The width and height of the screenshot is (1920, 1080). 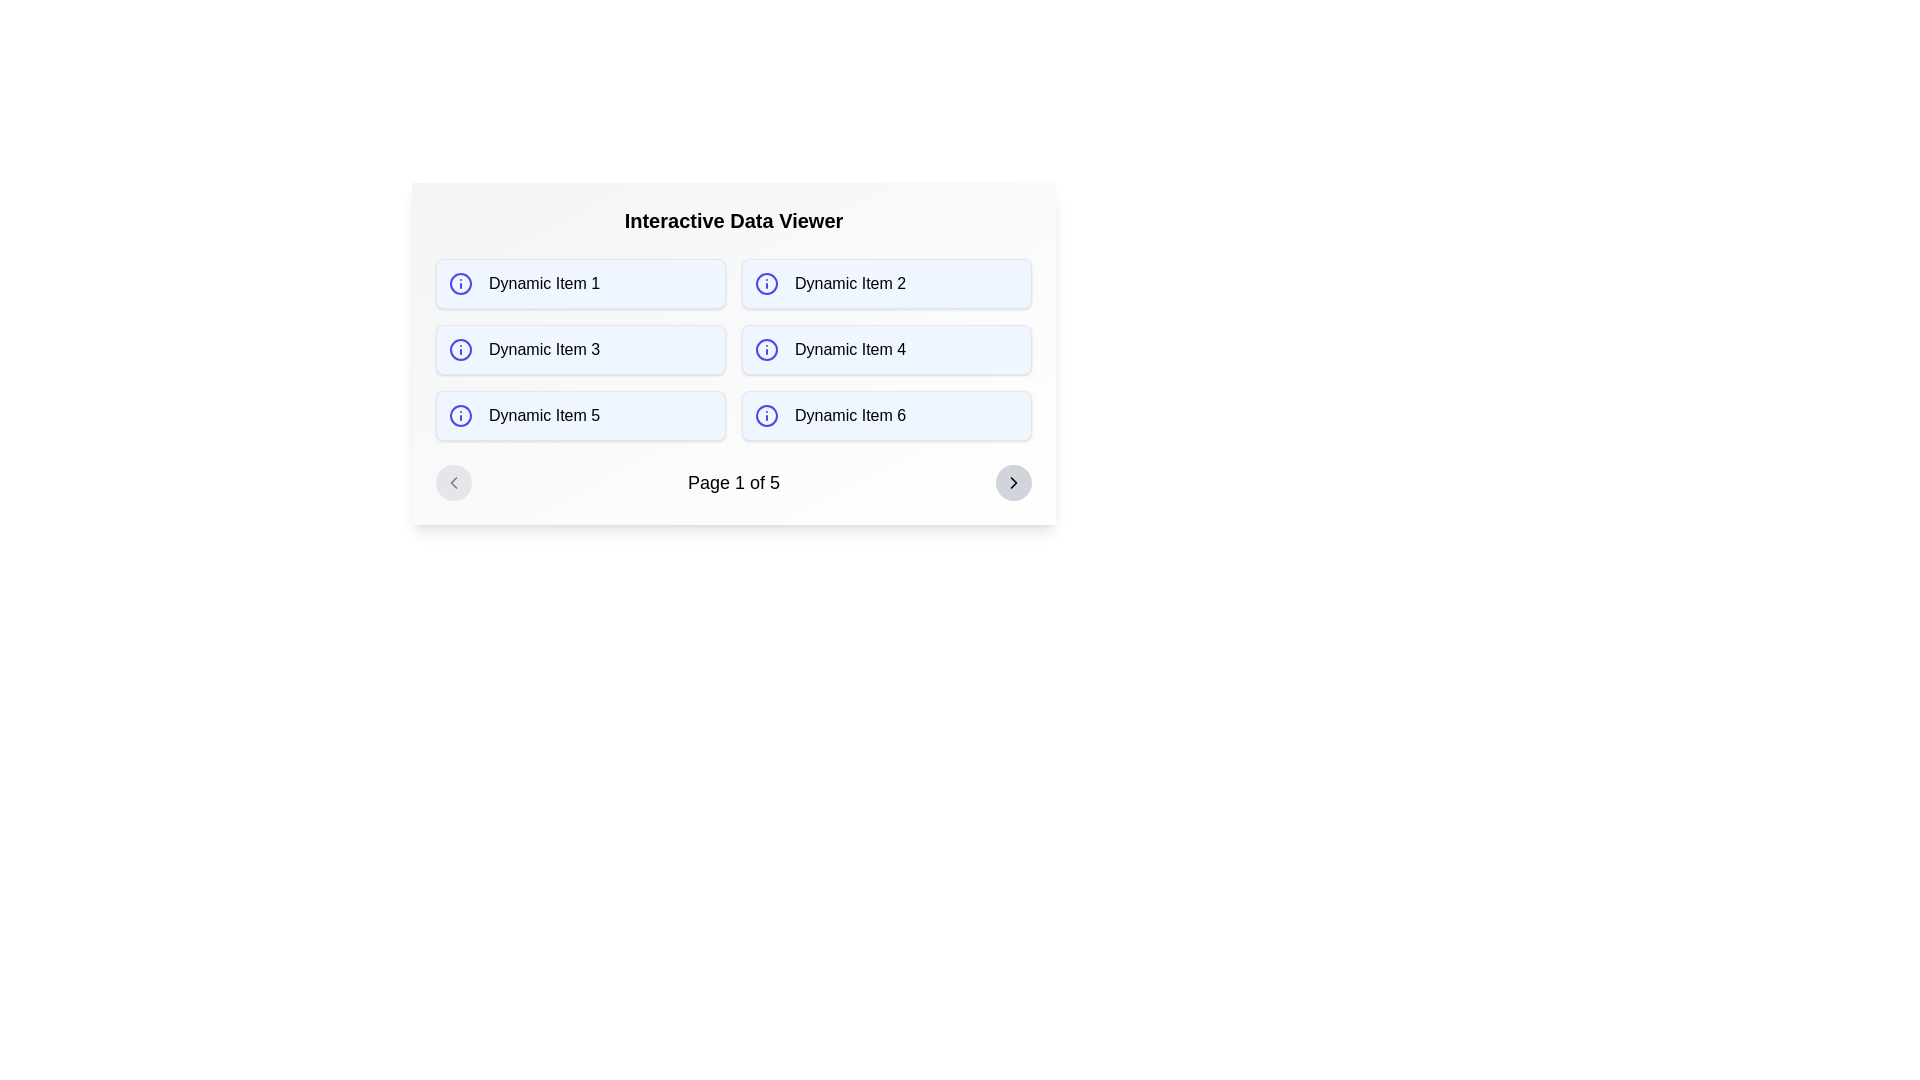 What do you see at coordinates (459, 284) in the screenshot?
I see `the circular graphical element located at the top-left corner of a grid layout` at bounding box center [459, 284].